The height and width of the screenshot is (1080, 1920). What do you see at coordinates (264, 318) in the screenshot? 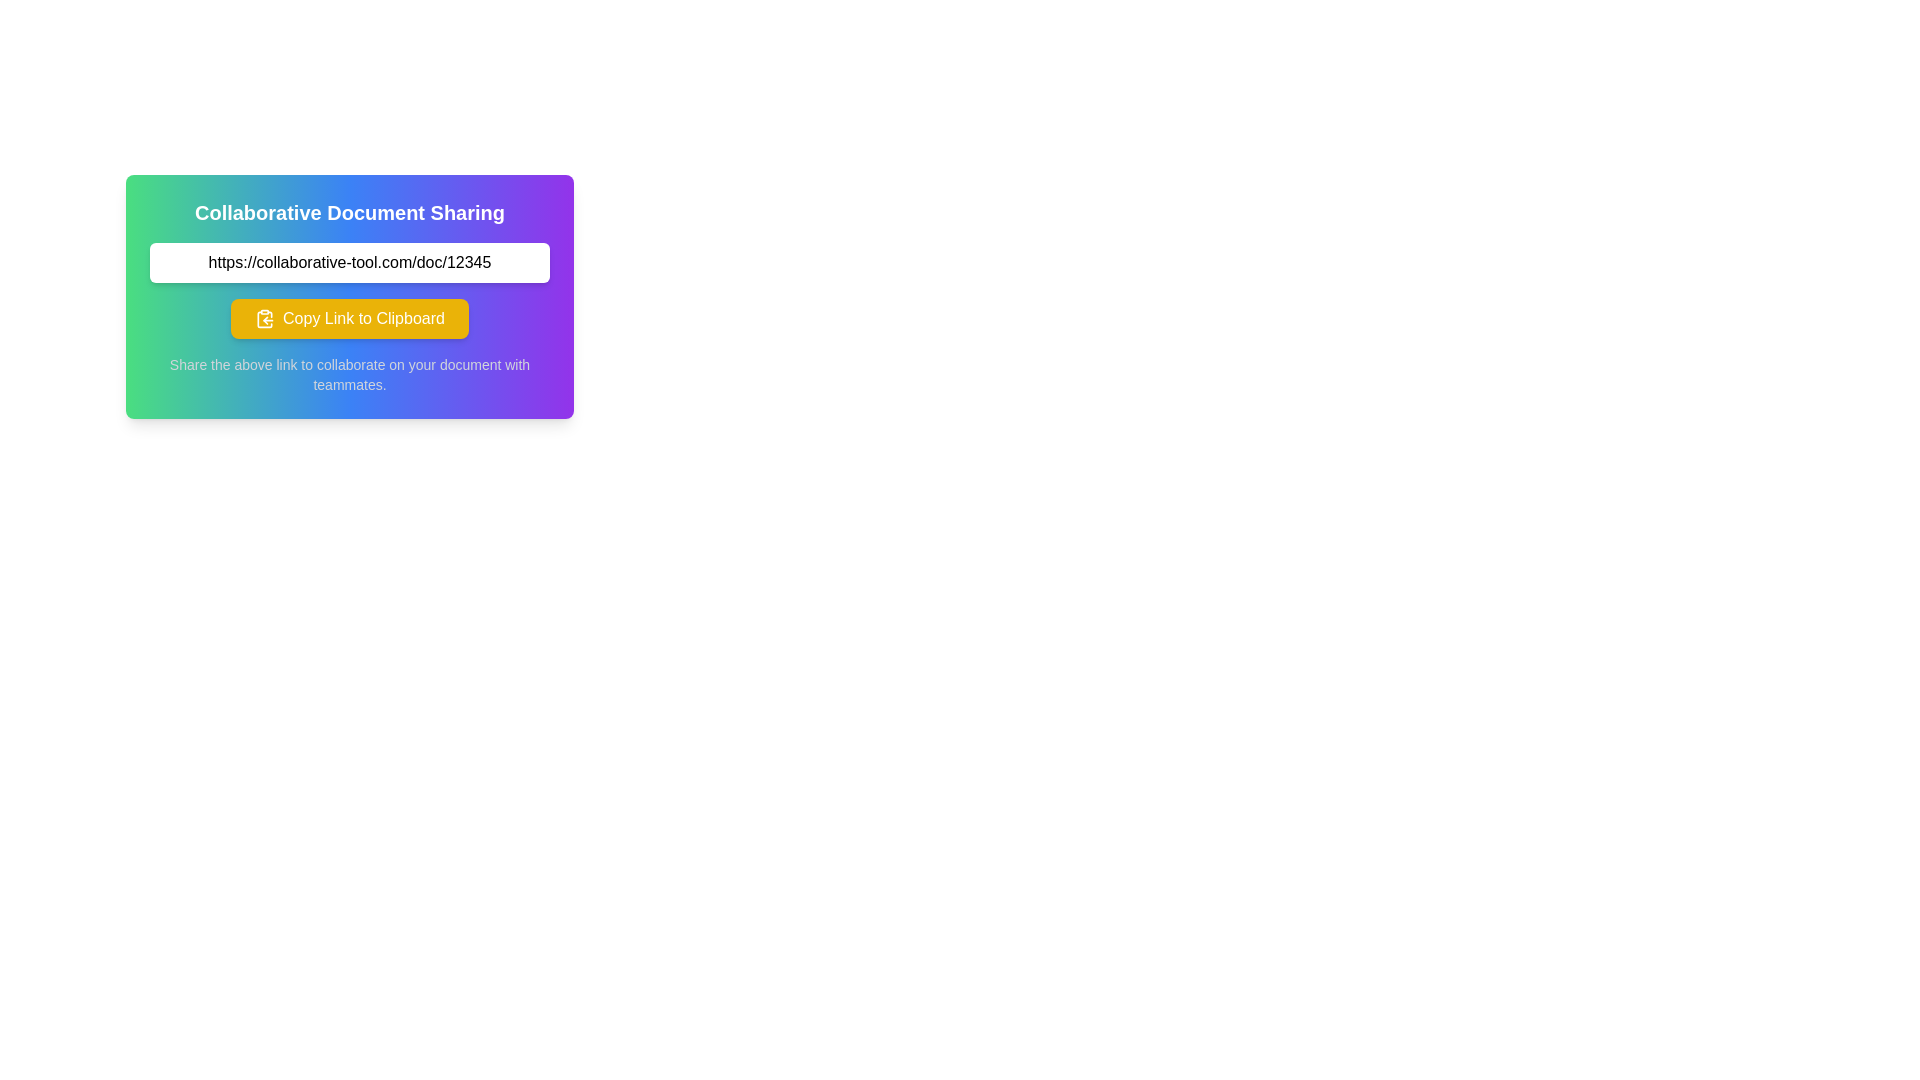
I see `the graphical icon representing the 'copy link to clipboard' action` at bounding box center [264, 318].